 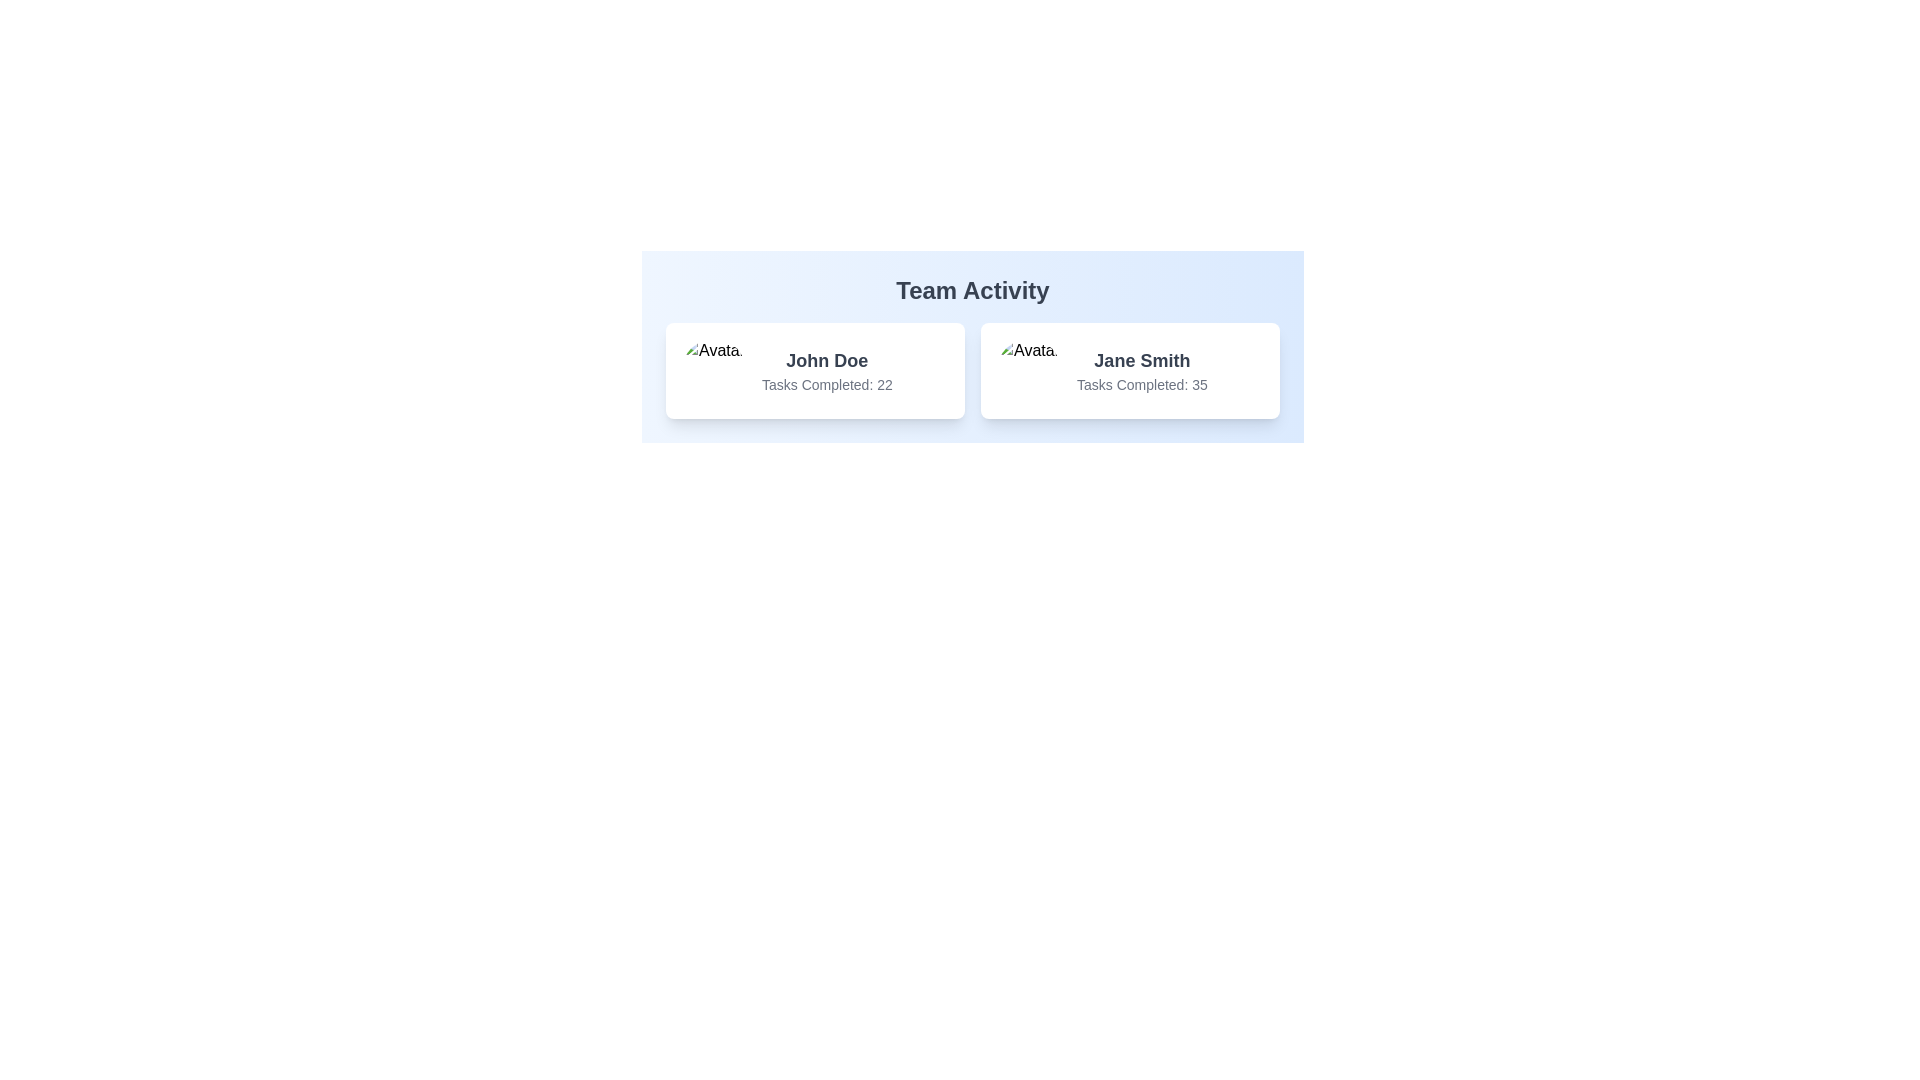 What do you see at coordinates (827, 370) in the screenshot?
I see `the text block displaying the name 'John Doe' and the number of tasks completed (22) in the middle section of the left card within the 'Team Activity' section` at bounding box center [827, 370].